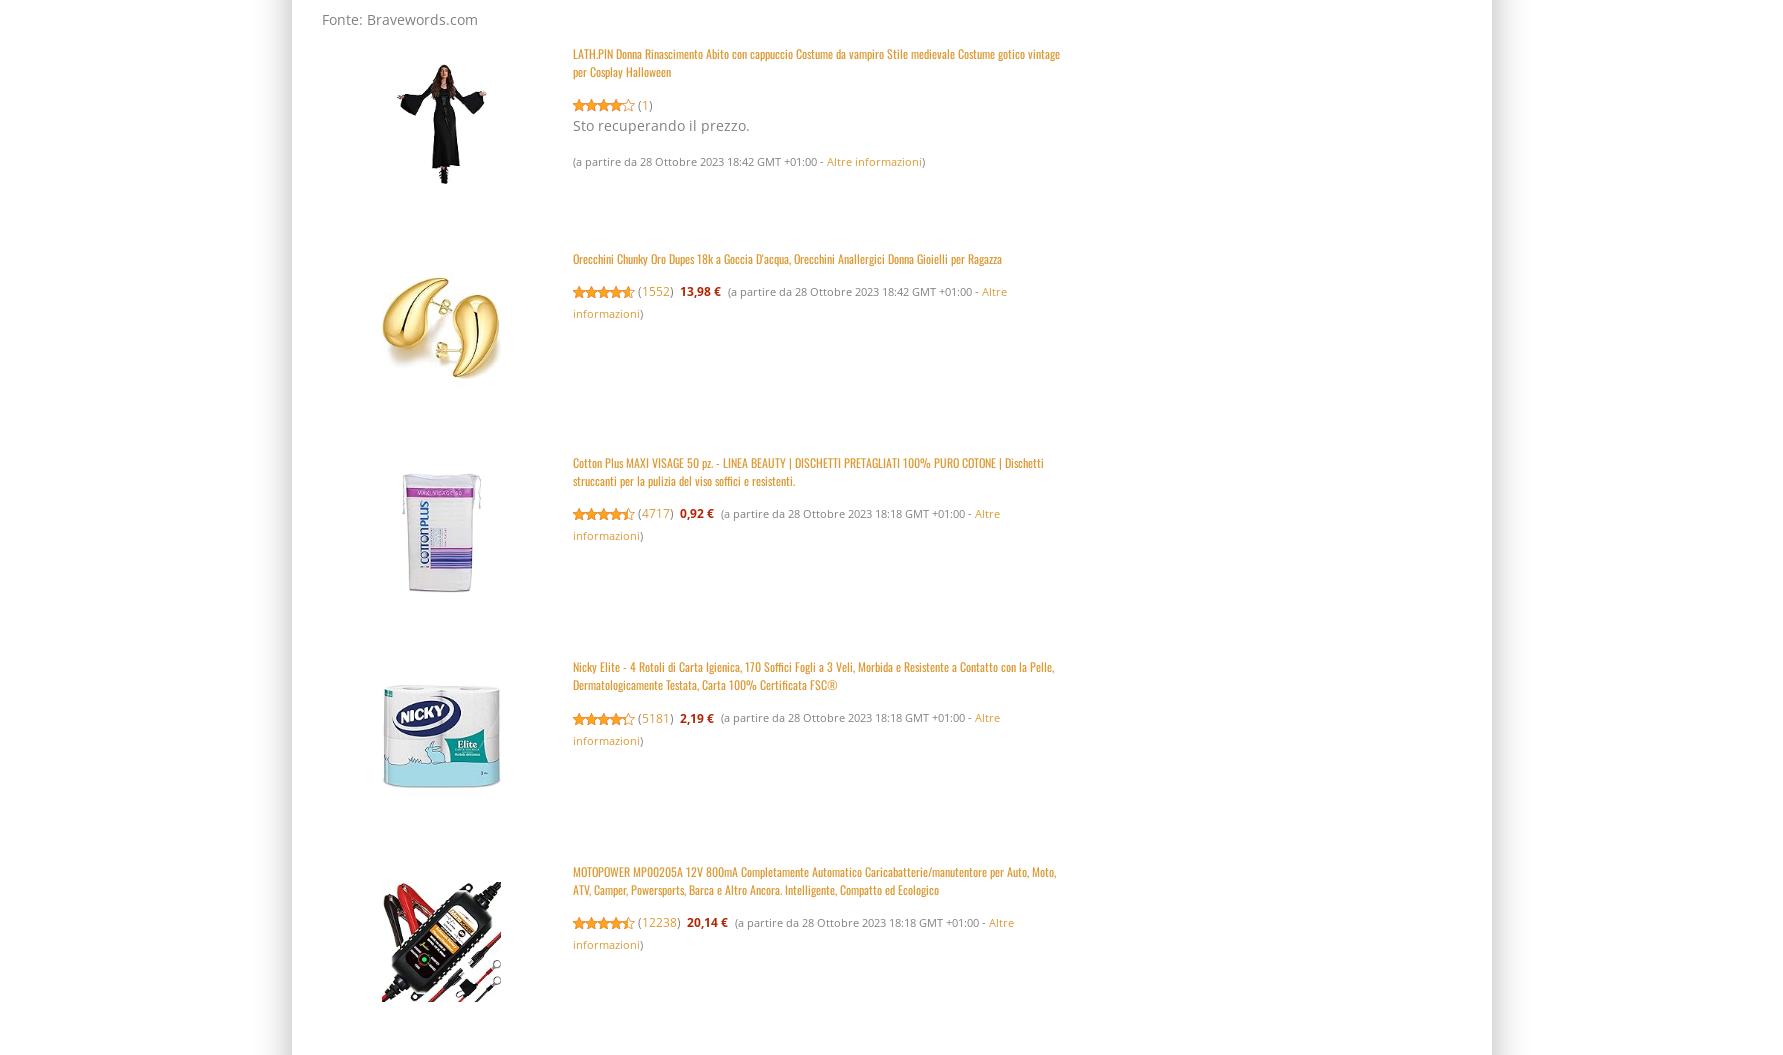  I want to click on '4717', so click(655, 513).